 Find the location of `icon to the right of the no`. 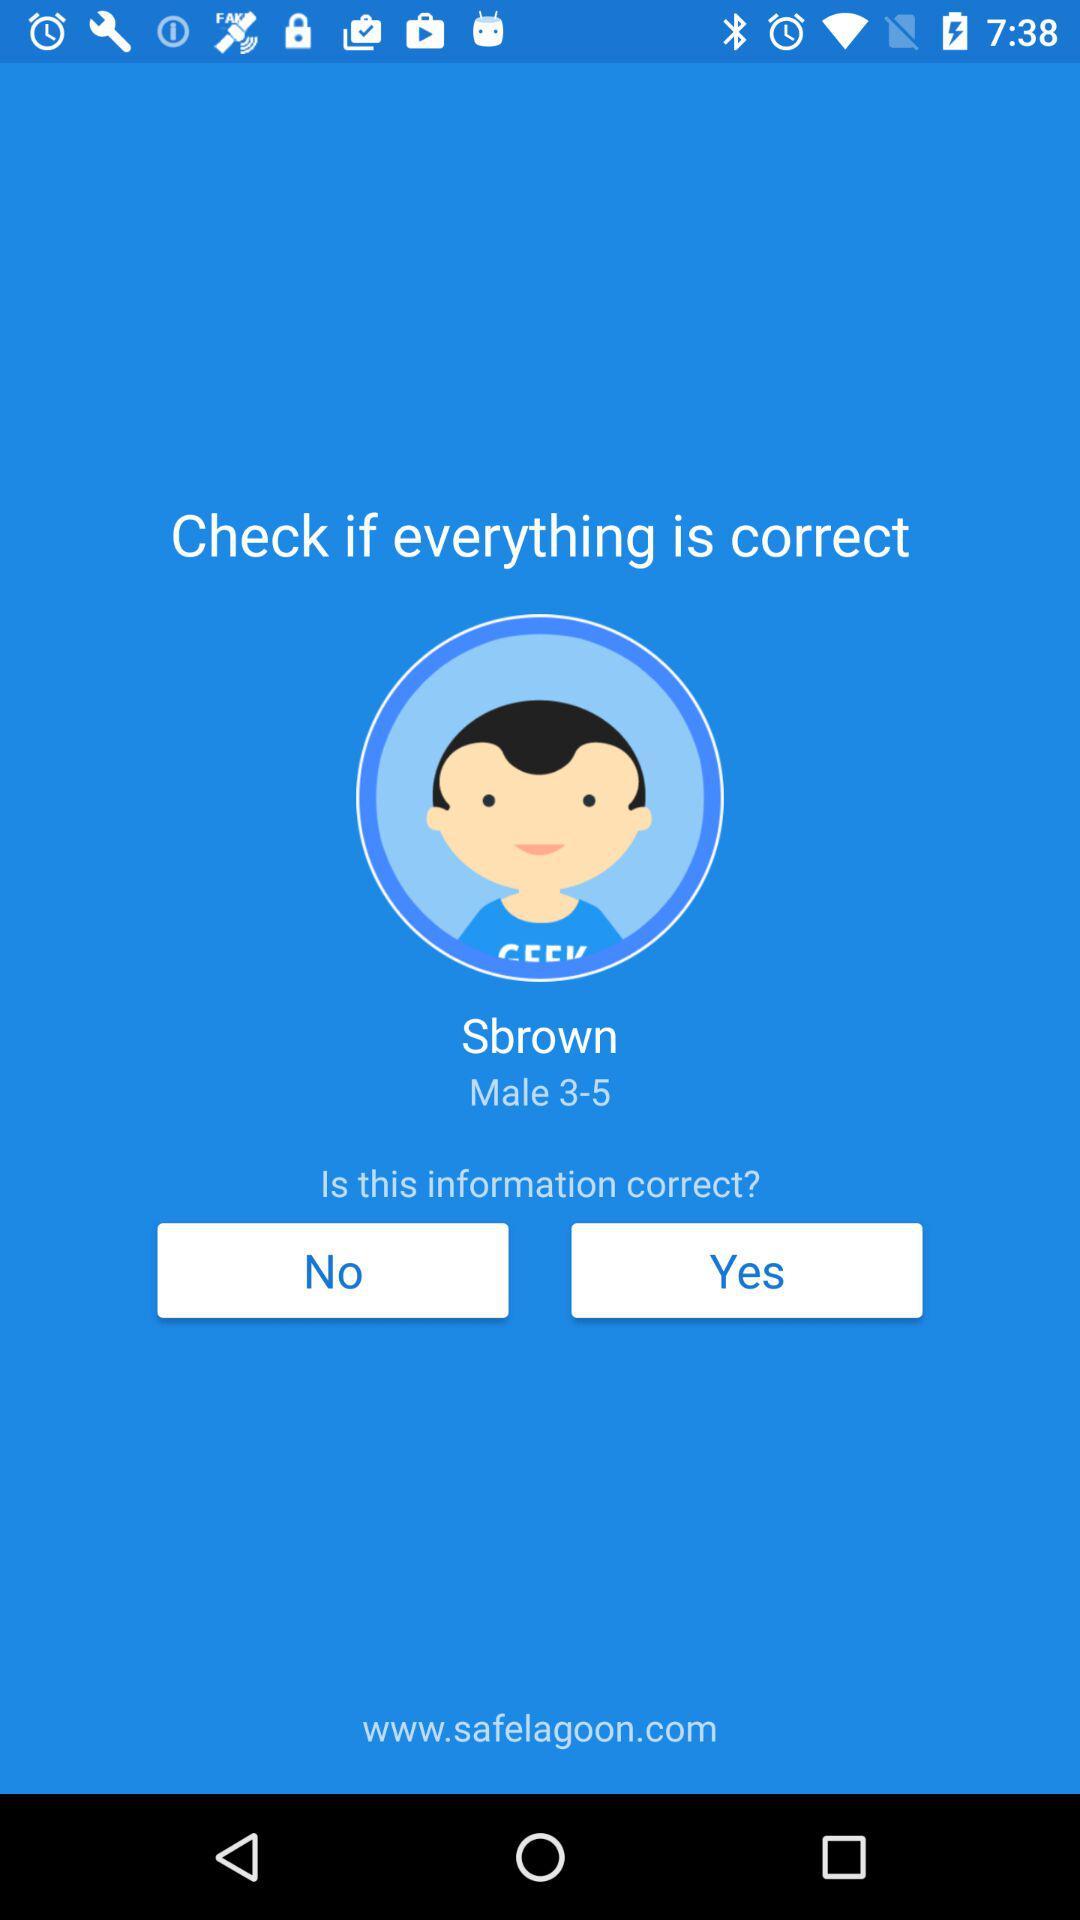

icon to the right of the no is located at coordinates (747, 1269).